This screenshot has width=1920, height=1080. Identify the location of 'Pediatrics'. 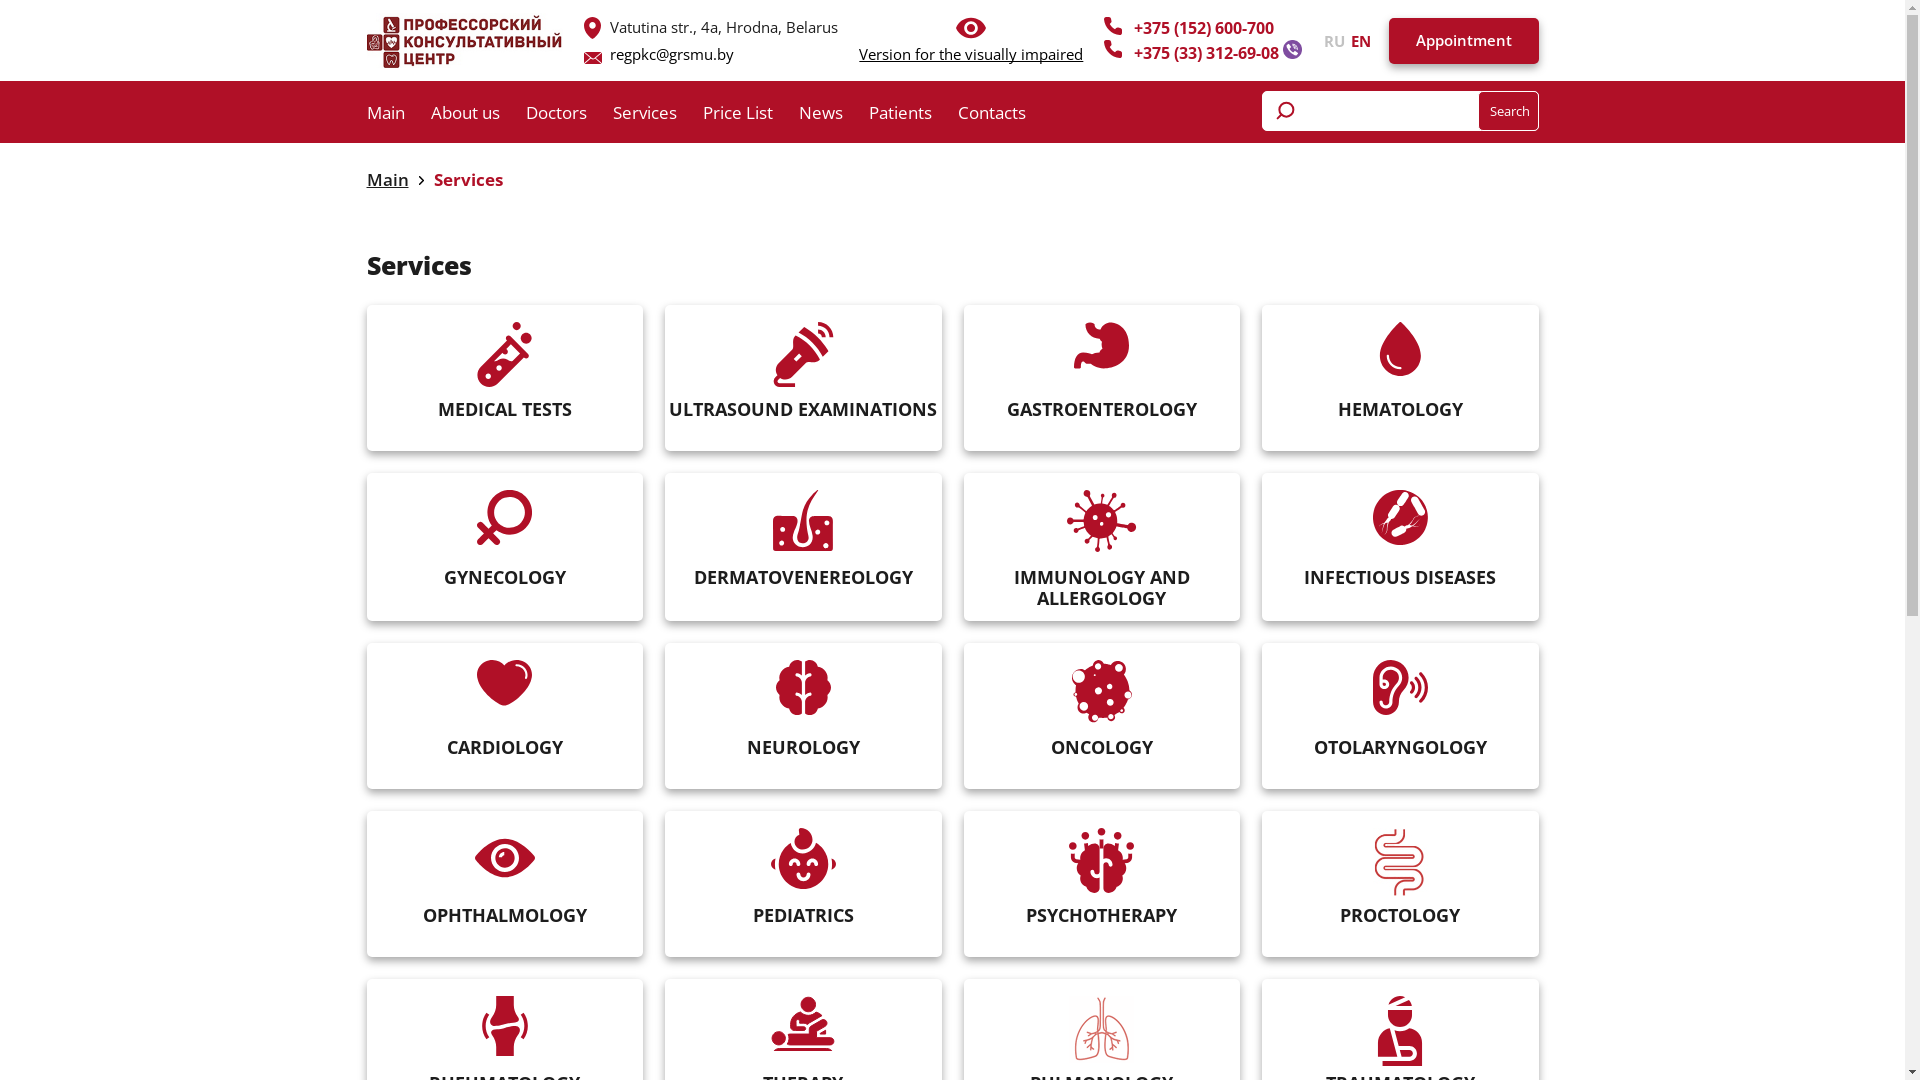
(770, 857).